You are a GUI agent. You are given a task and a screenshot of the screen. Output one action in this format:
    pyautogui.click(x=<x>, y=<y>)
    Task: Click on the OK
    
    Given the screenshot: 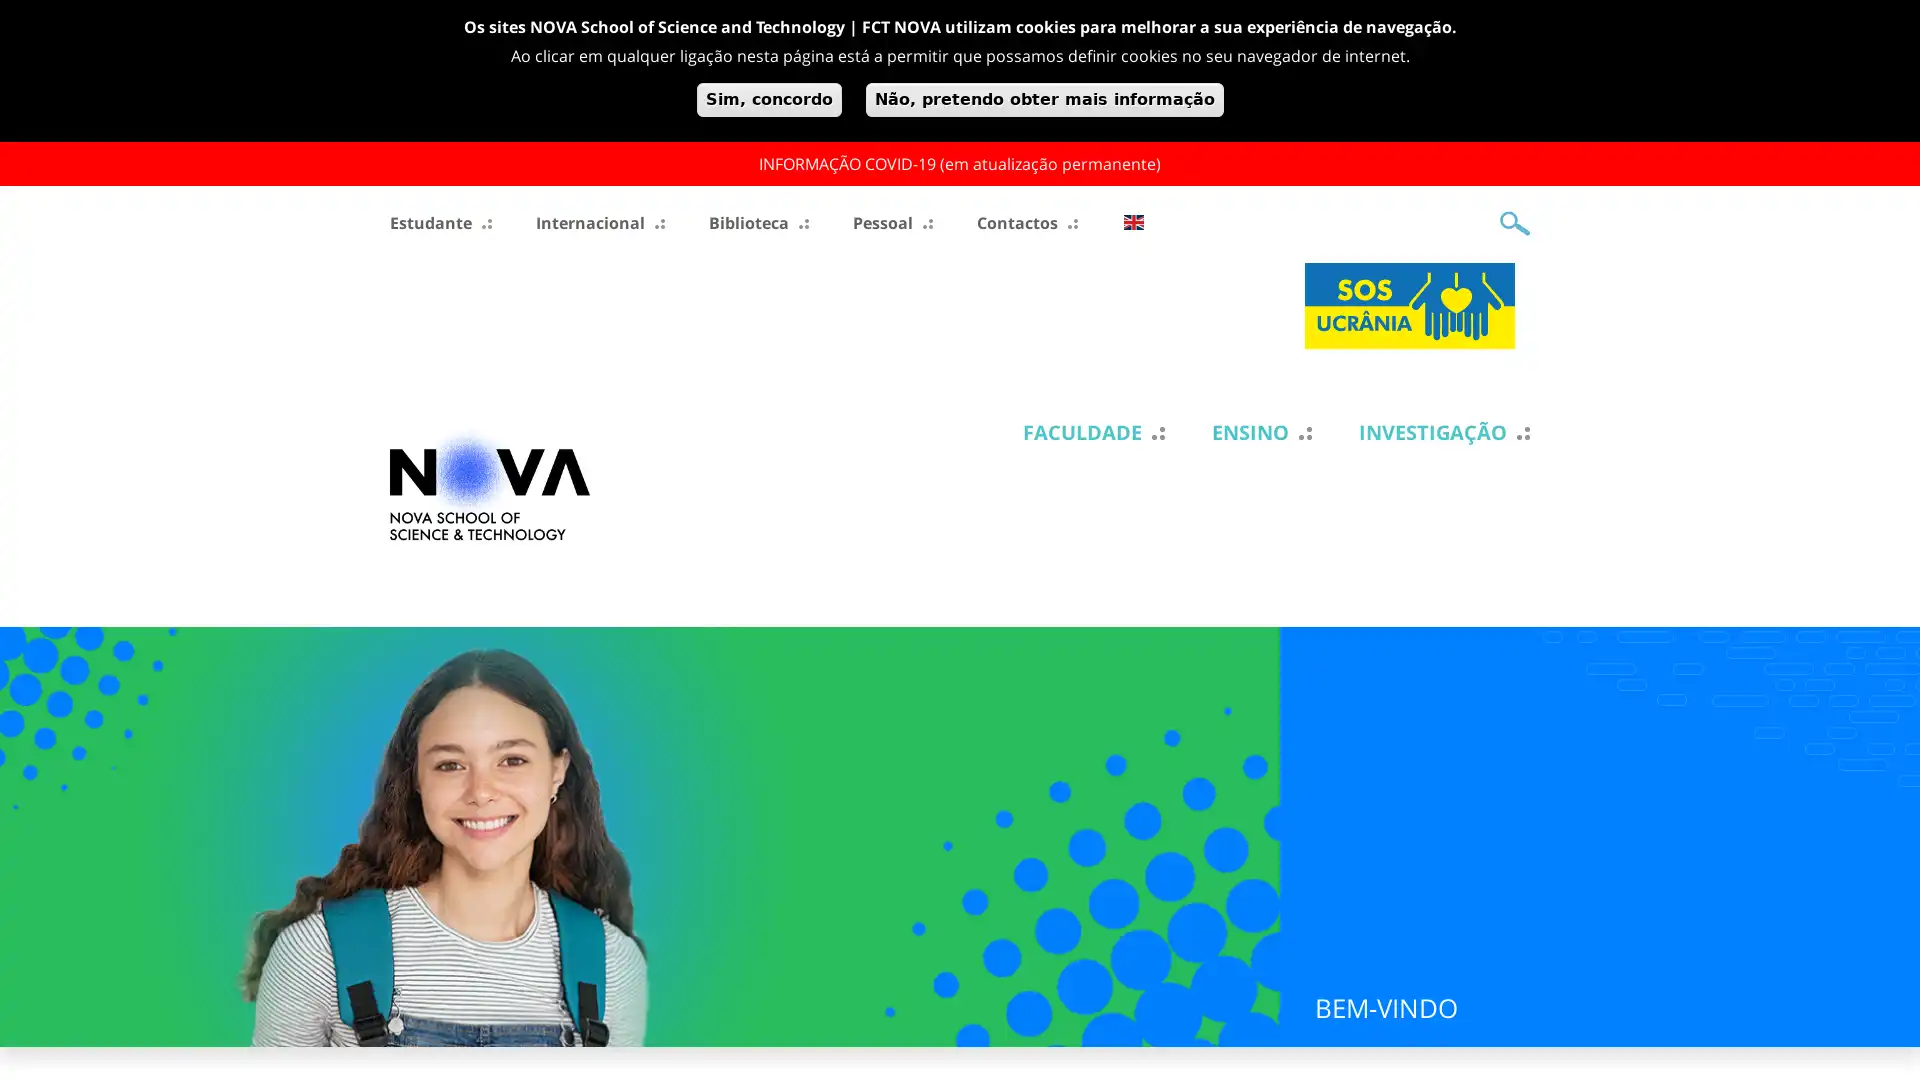 What is the action you would take?
    pyautogui.click(x=1515, y=223)
    